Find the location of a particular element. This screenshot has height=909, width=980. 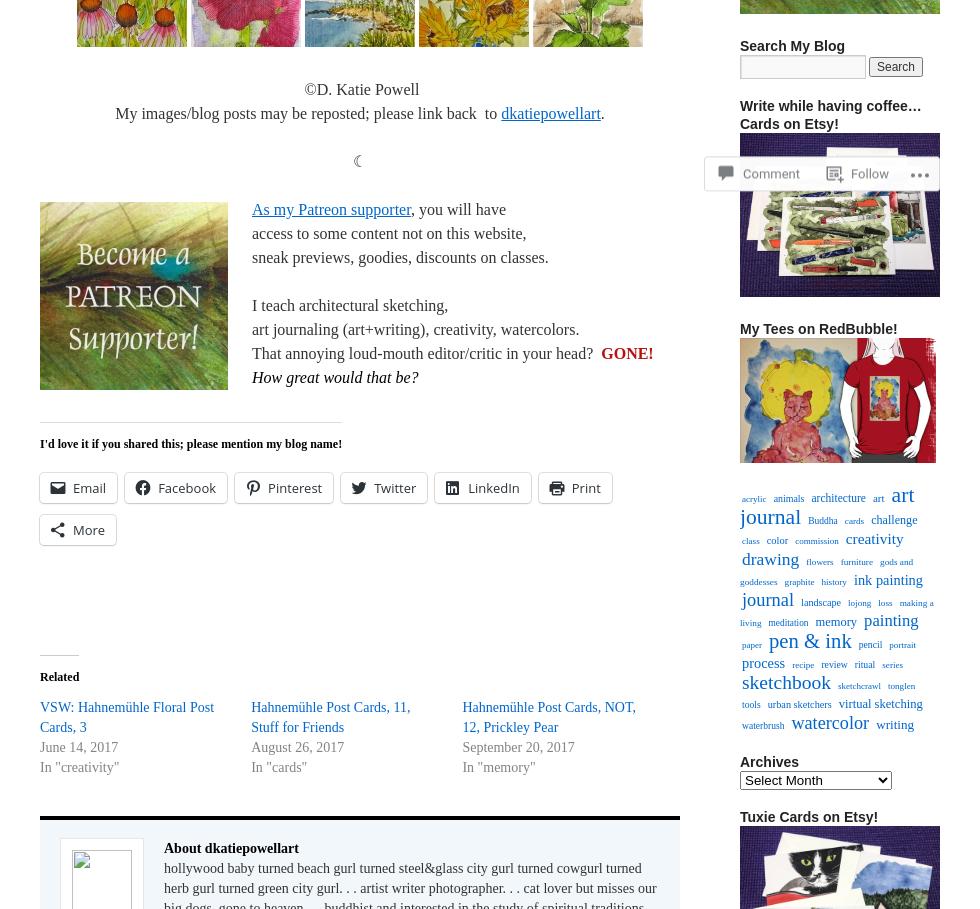

'challenge' is located at coordinates (893, 519).